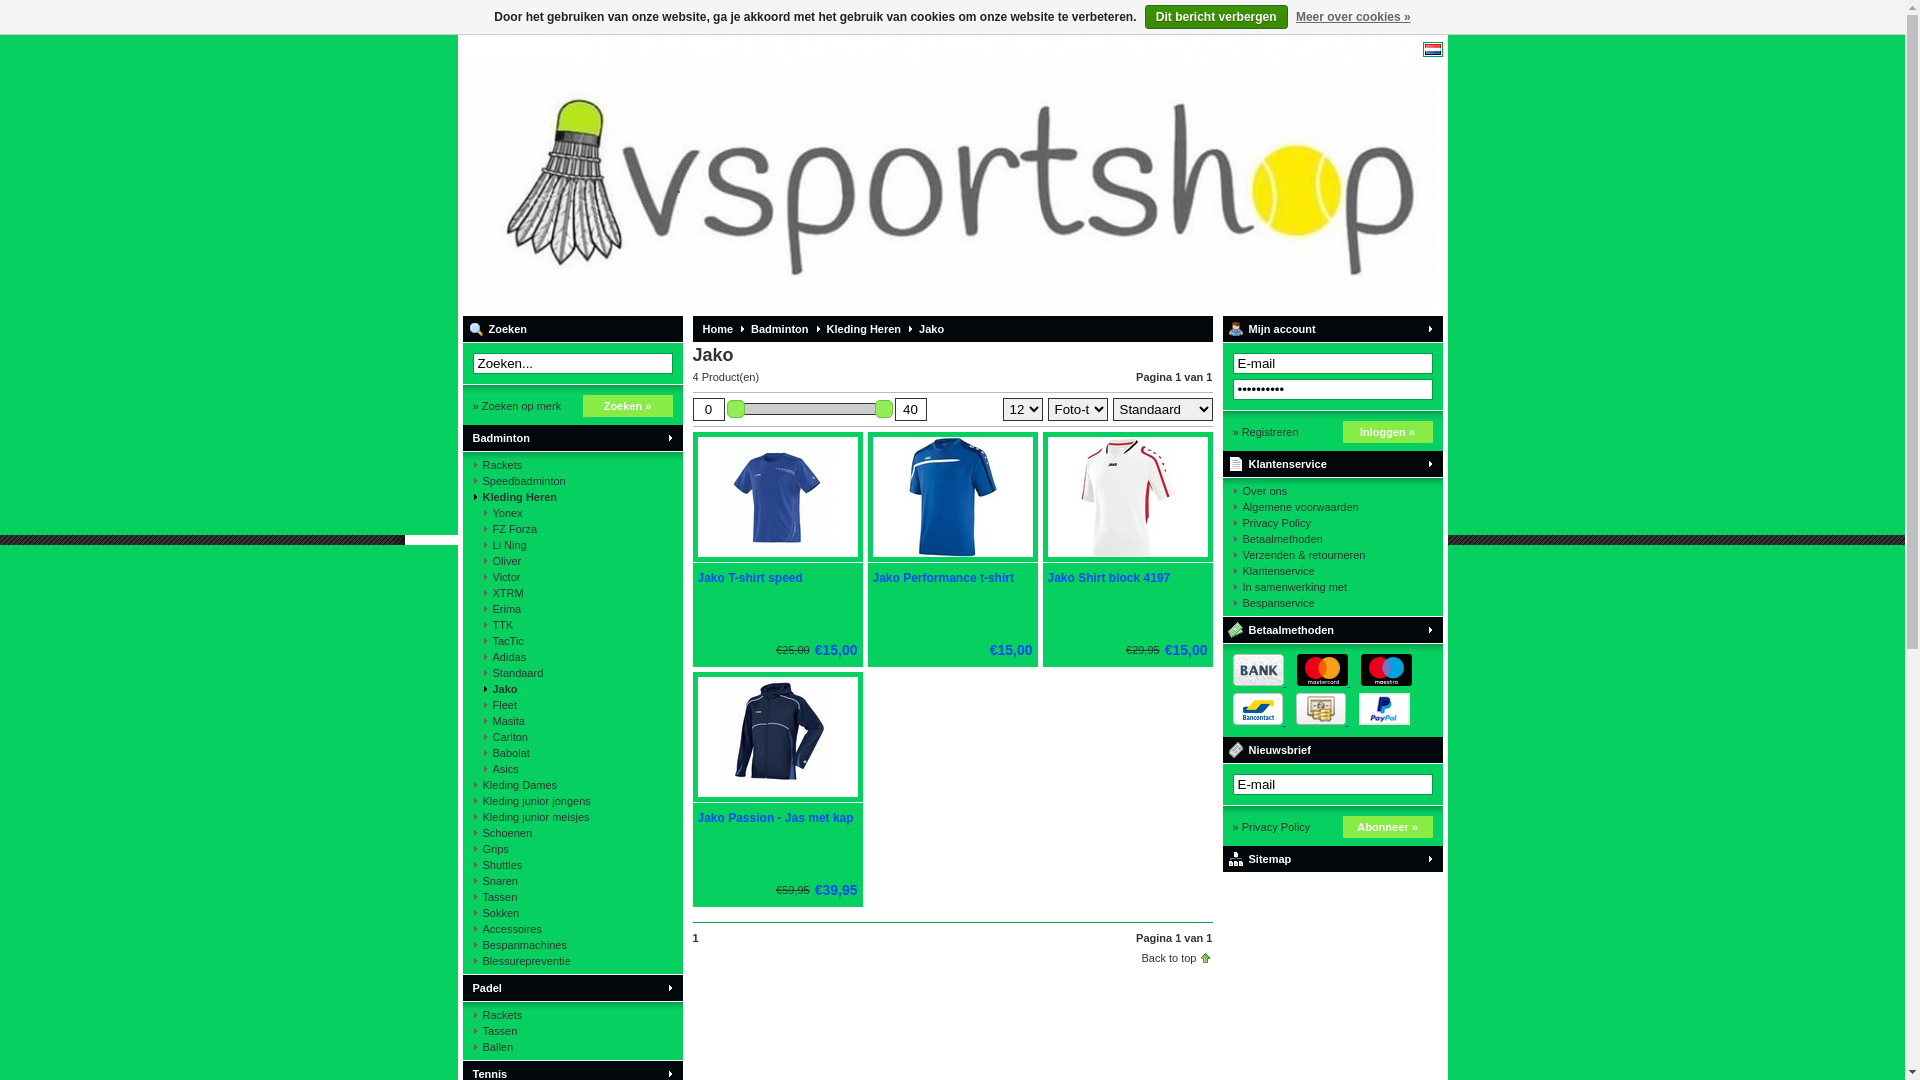  Describe the element at coordinates (470, 1014) in the screenshot. I see `'Rackets'` at that location.